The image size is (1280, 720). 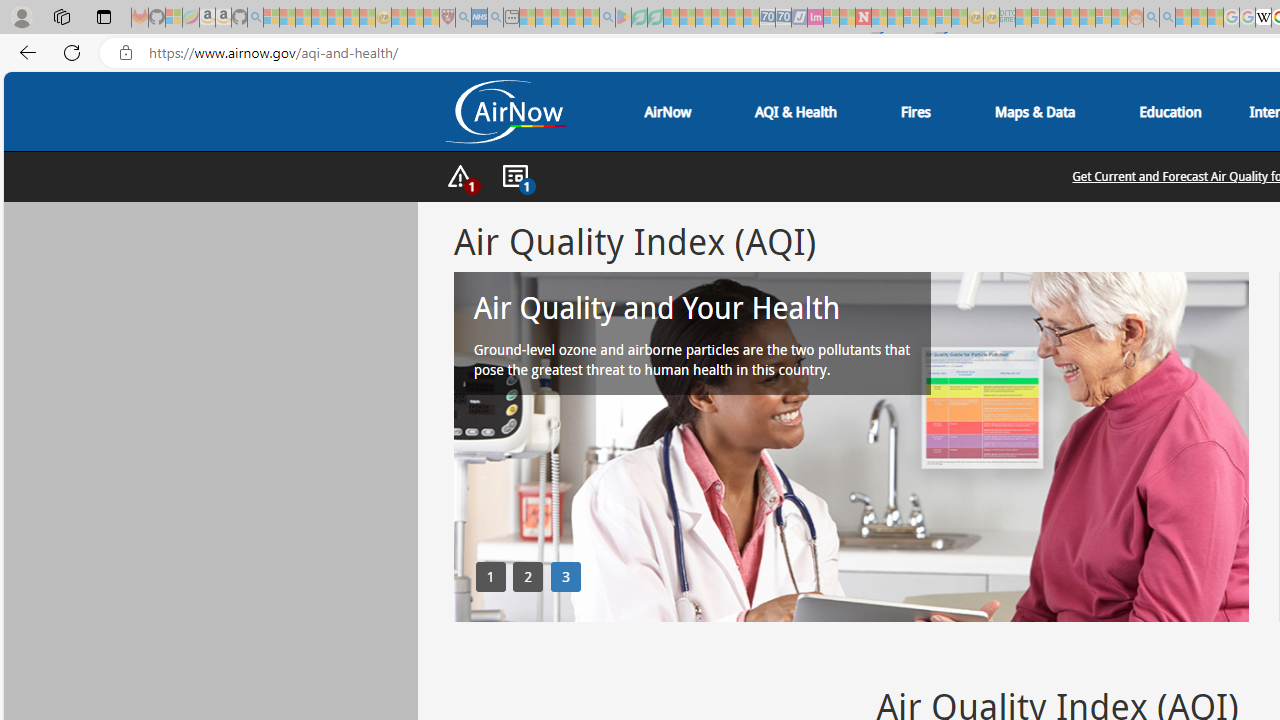 I want to click on '3', so click(x=564, y=576).